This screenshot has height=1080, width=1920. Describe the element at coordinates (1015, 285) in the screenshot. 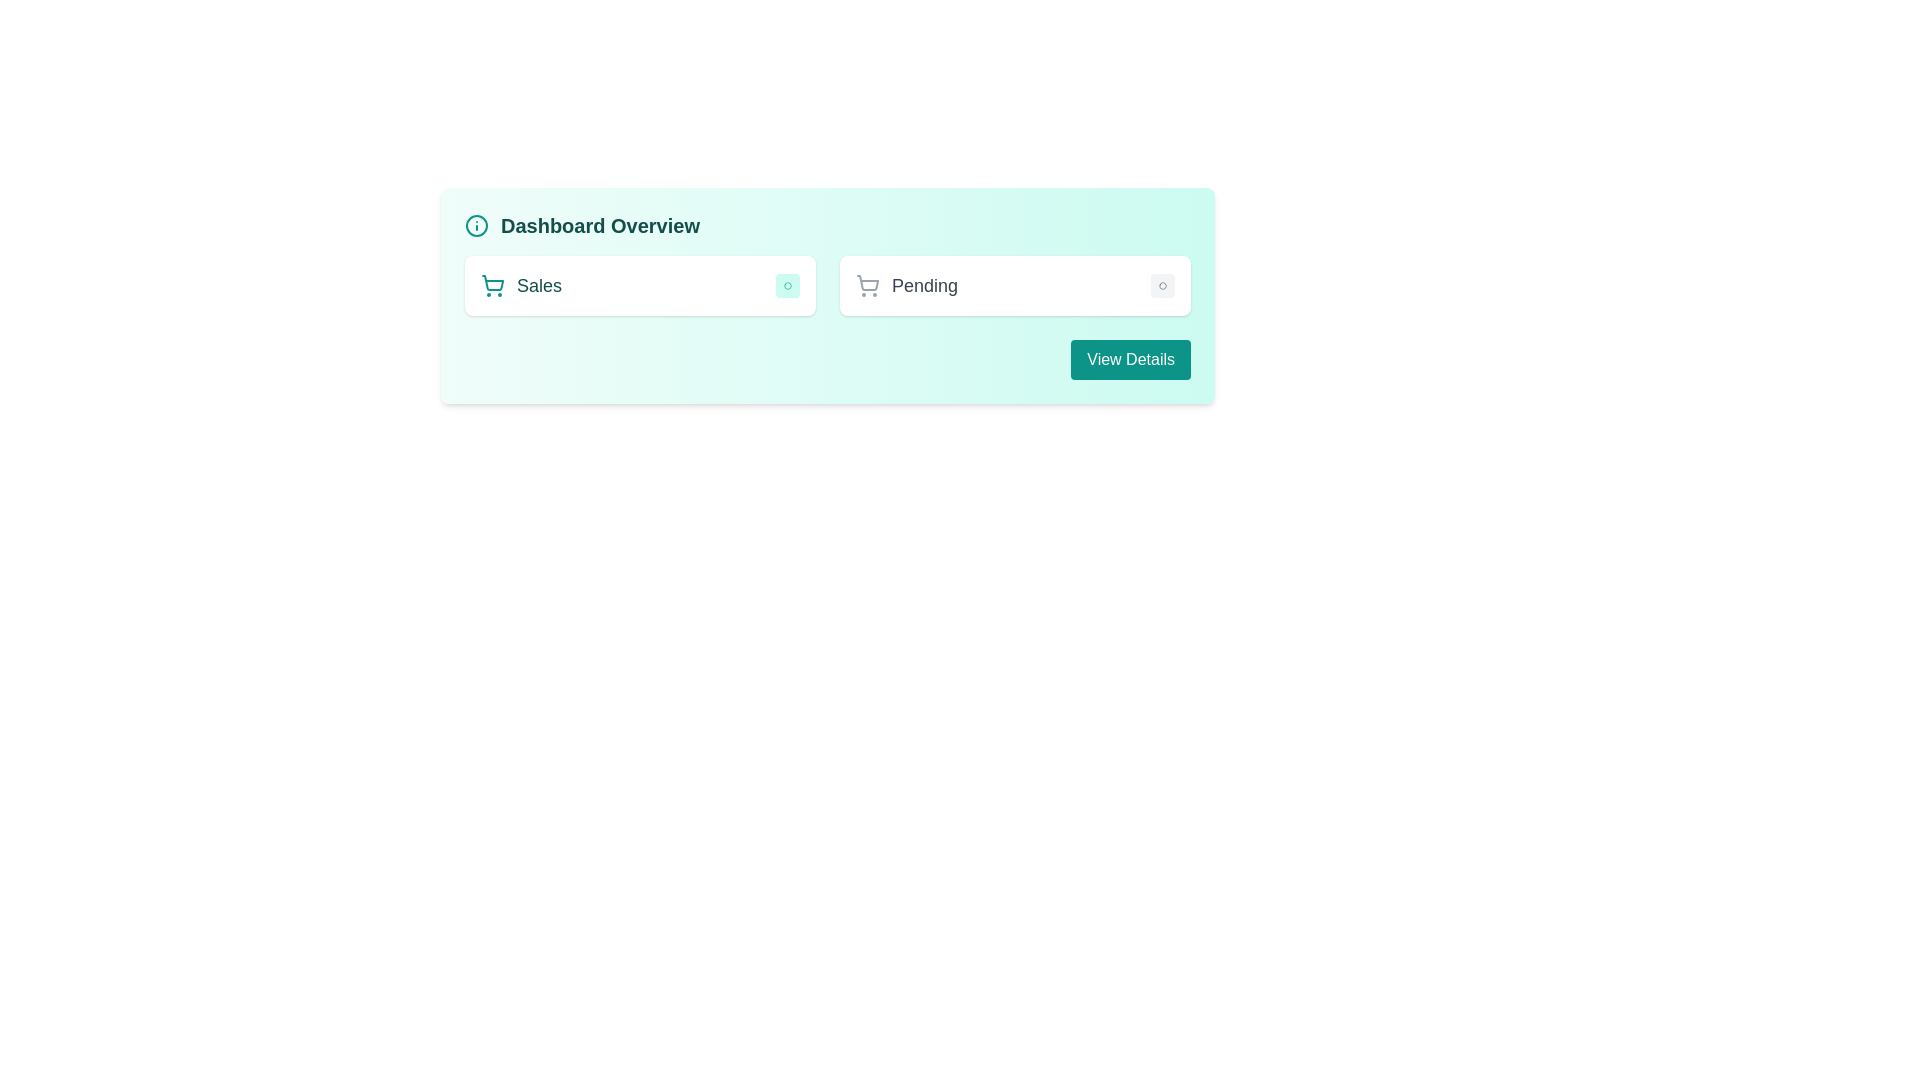

I see `the Informational card that displays 'Pending' with an 'Inactive' badge, located in the right column of the dashboard` at that location.